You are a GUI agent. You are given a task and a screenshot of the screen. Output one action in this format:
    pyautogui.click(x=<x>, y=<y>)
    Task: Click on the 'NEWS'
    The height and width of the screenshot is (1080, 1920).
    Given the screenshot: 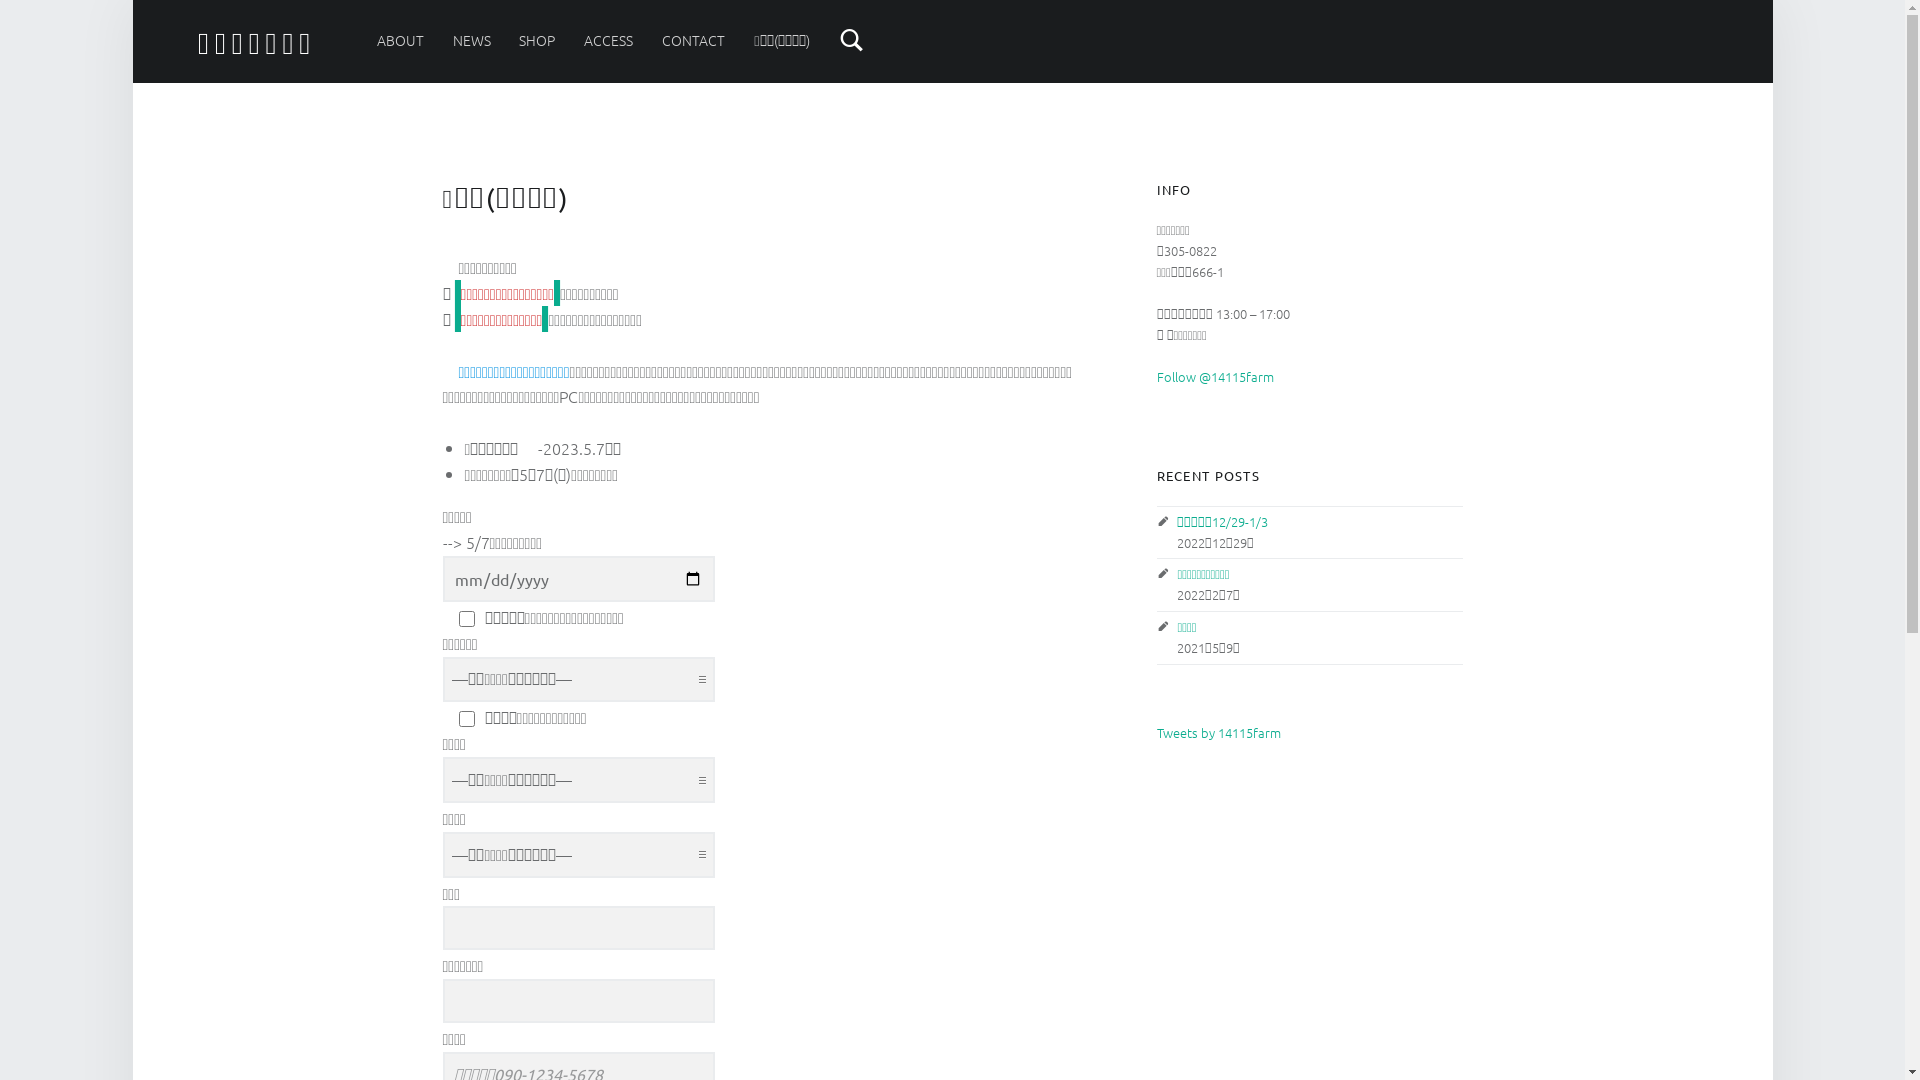 What is the action you would take?
    pyautogui.click(x=451, y=39)
    